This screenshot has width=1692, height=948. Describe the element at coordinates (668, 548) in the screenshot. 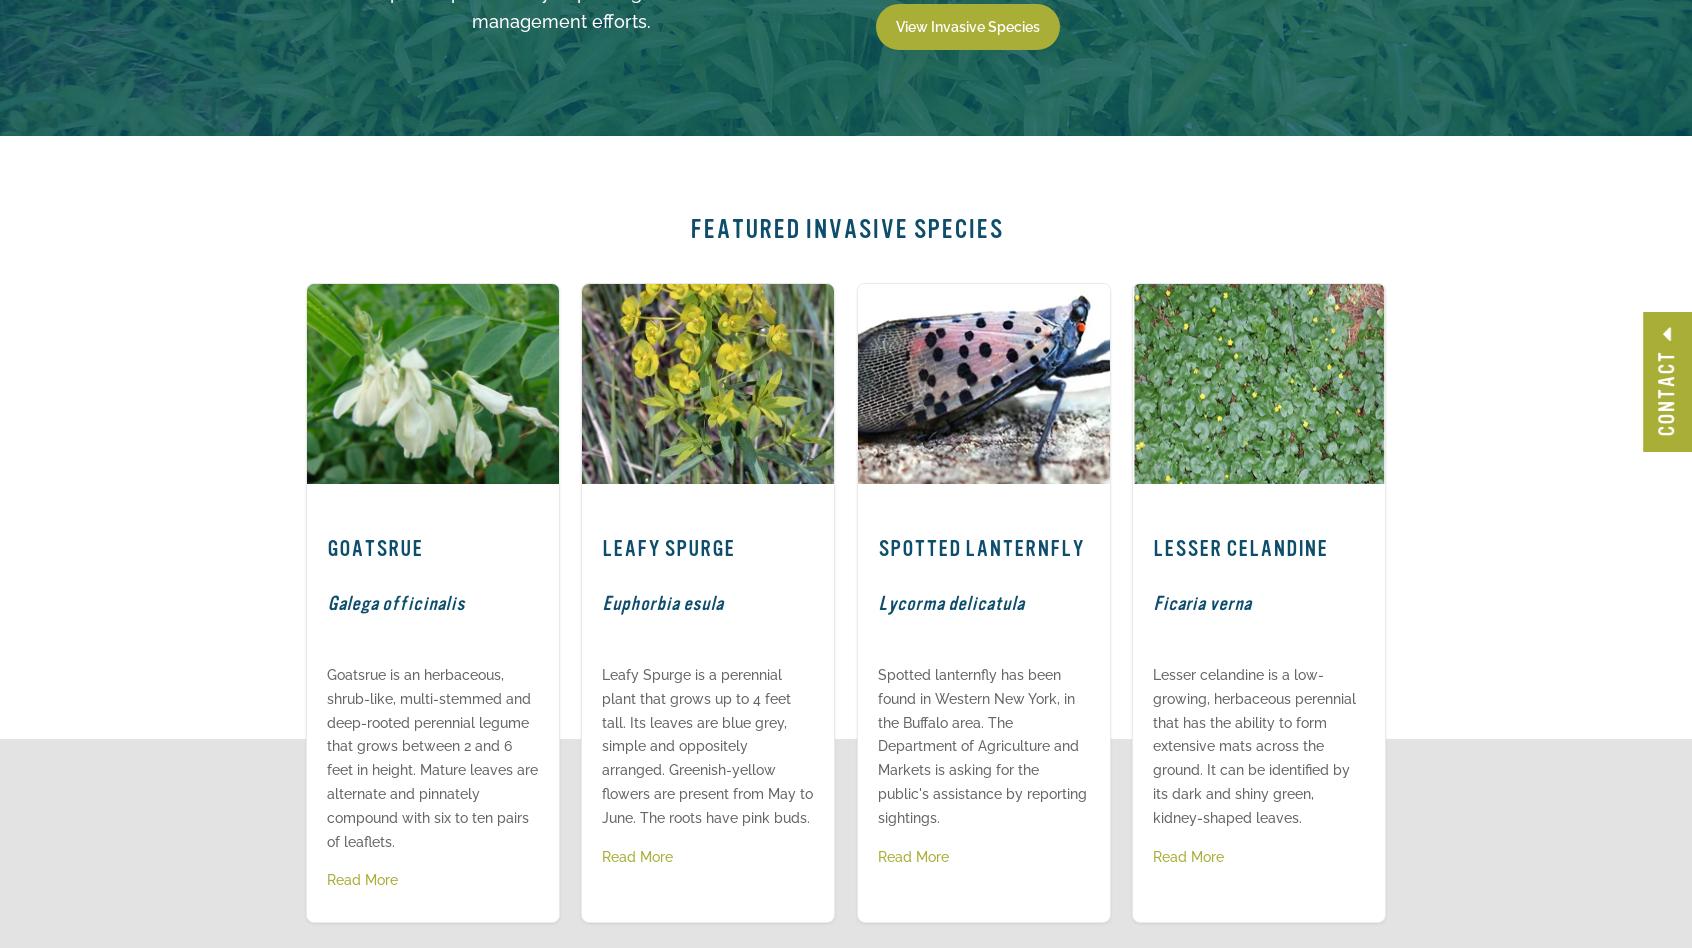

I see `'Leafy Spurge'` at that location.